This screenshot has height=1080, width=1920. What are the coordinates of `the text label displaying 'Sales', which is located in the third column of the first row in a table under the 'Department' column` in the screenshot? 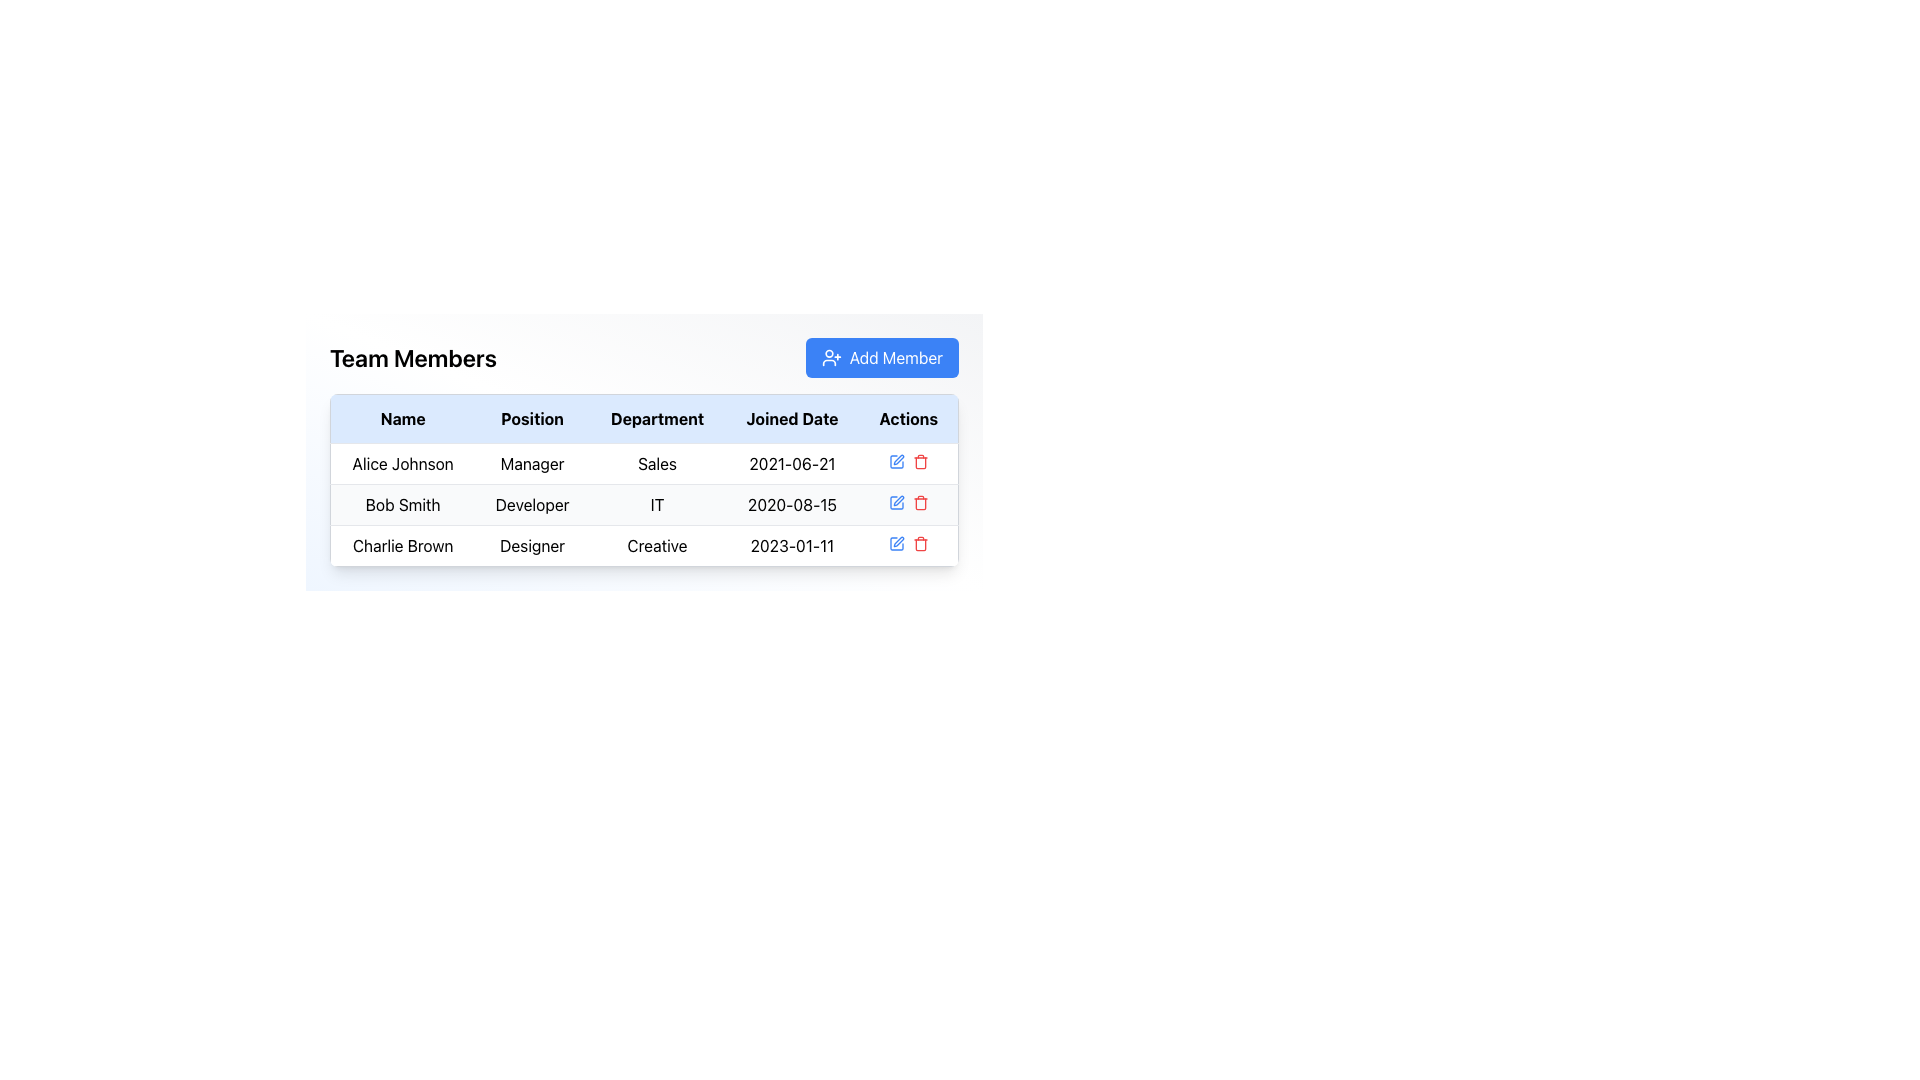 It's located at (657, 463).